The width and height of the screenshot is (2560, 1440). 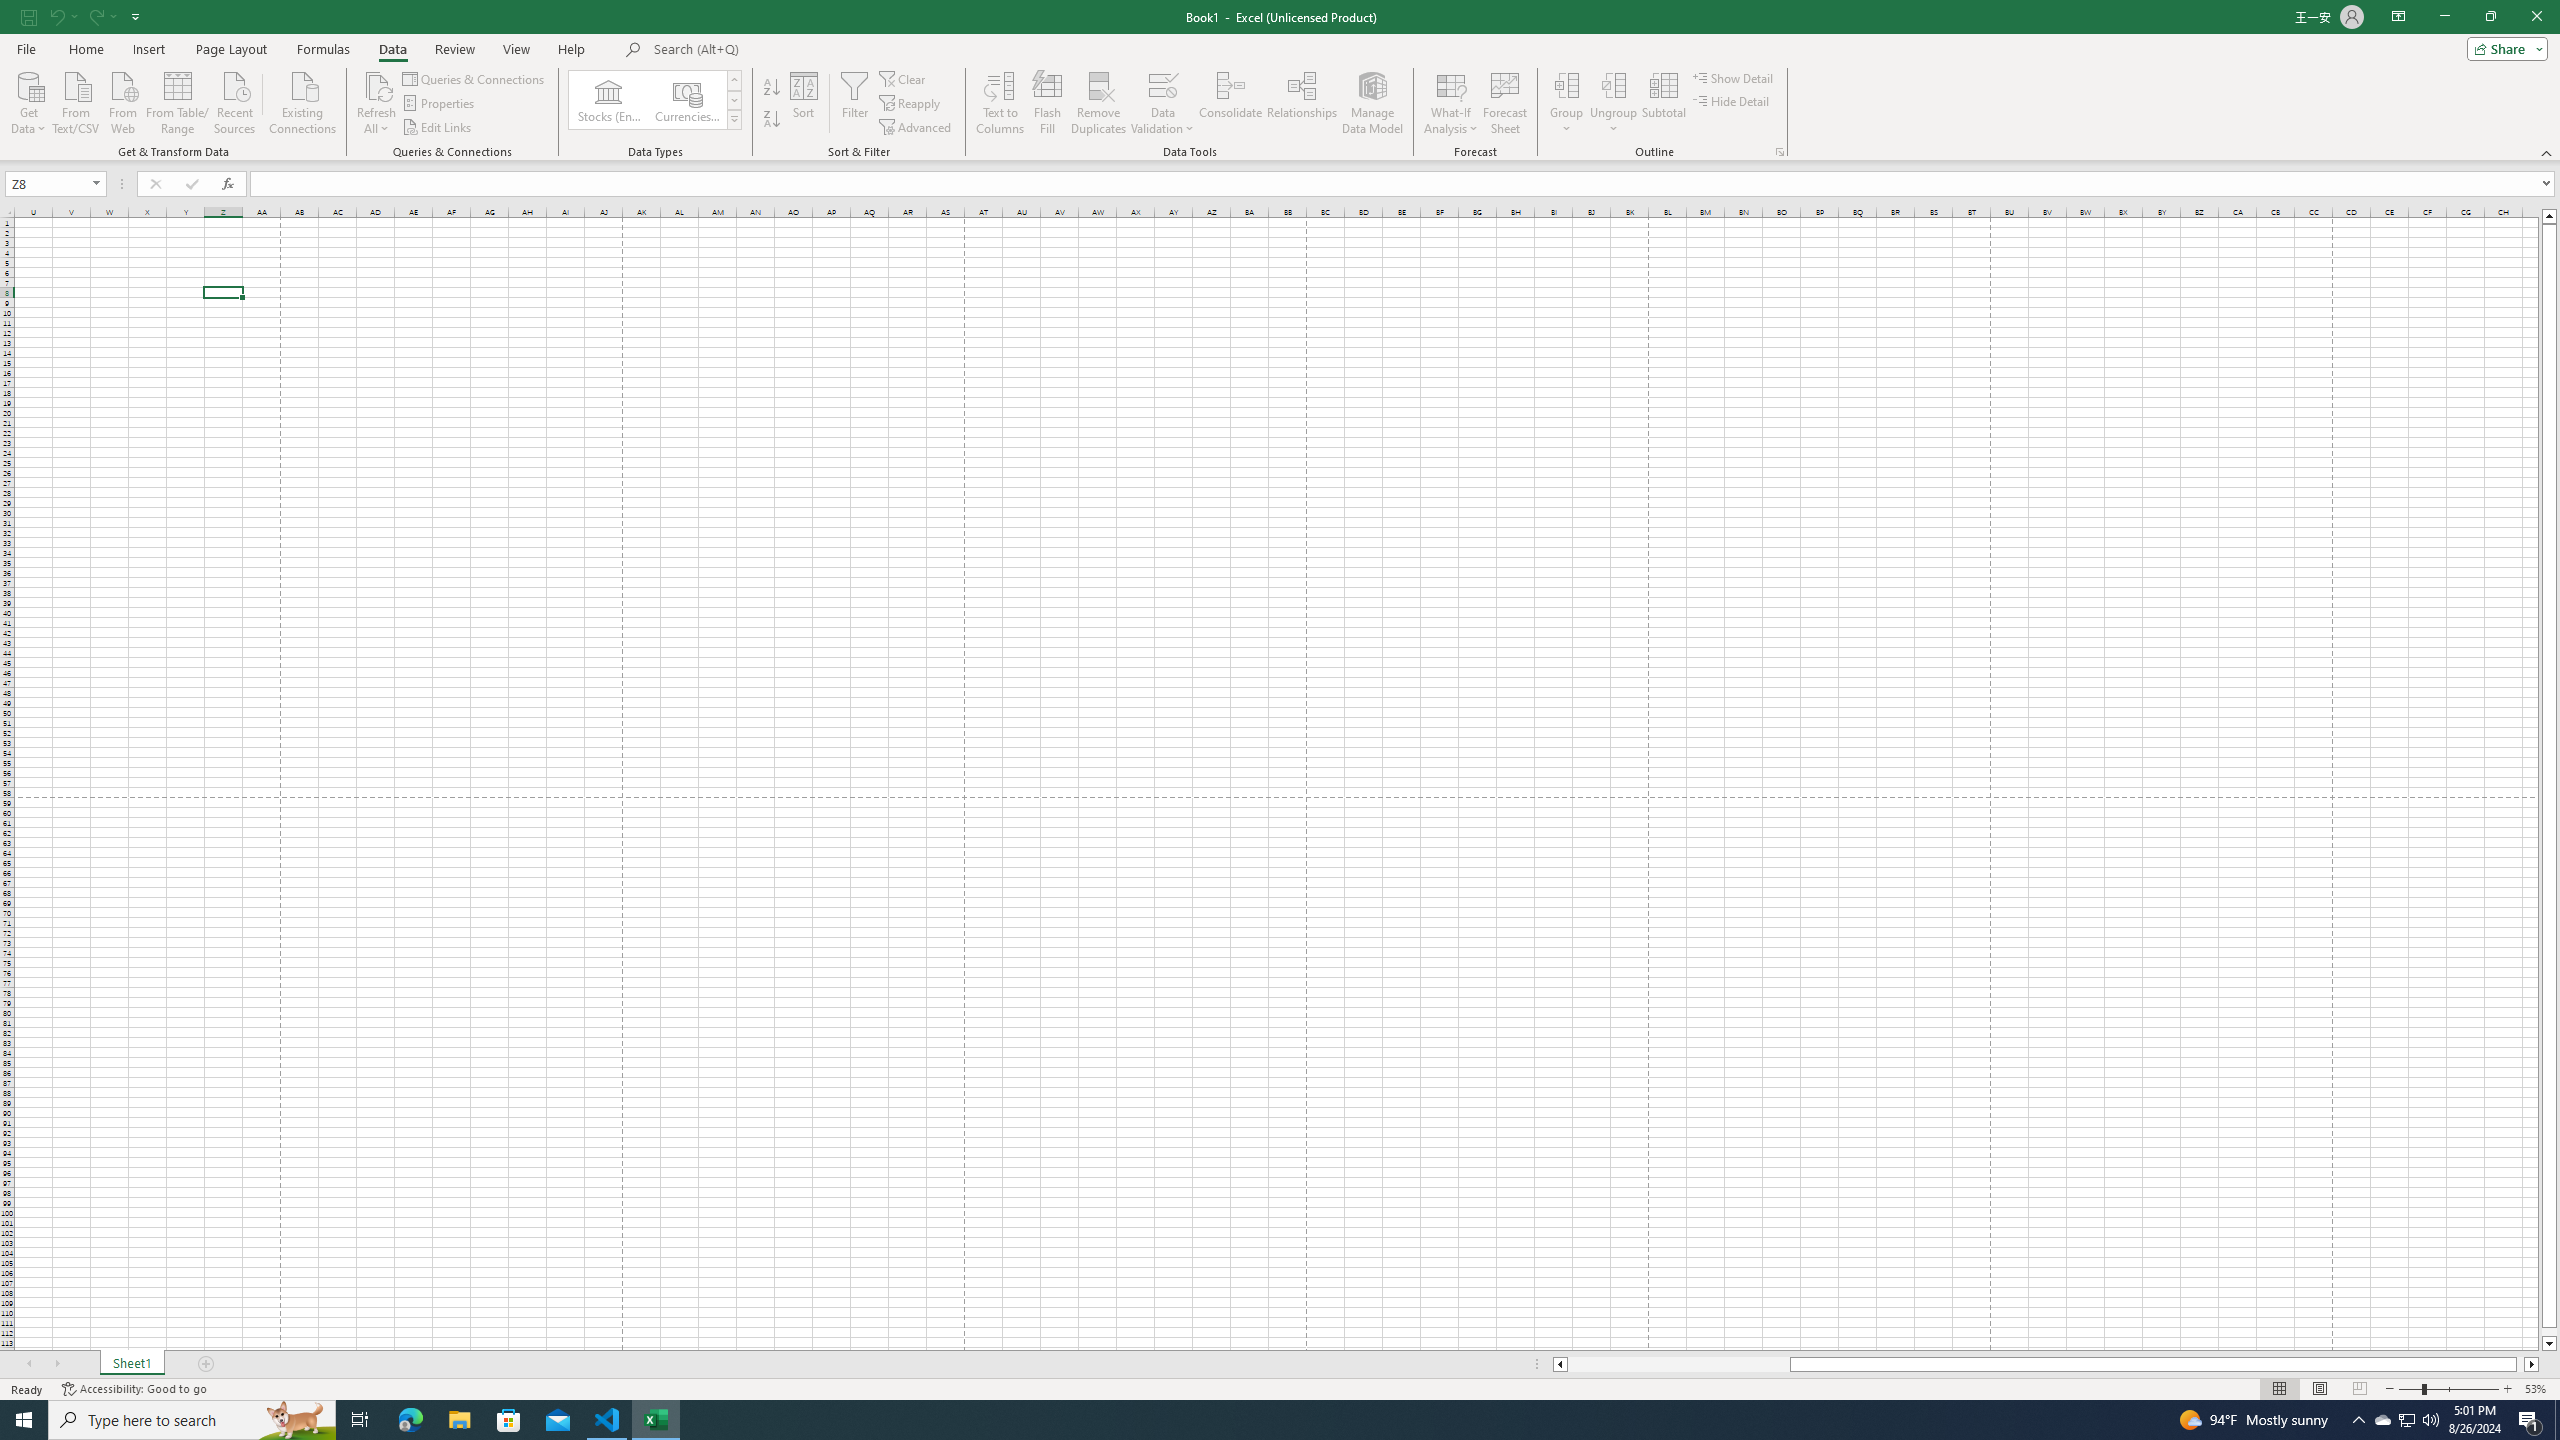 What do you see at coordinates (608, 99) in the screenshot?
I see `'Stocks (English)'` at bounding box center [608, 99].